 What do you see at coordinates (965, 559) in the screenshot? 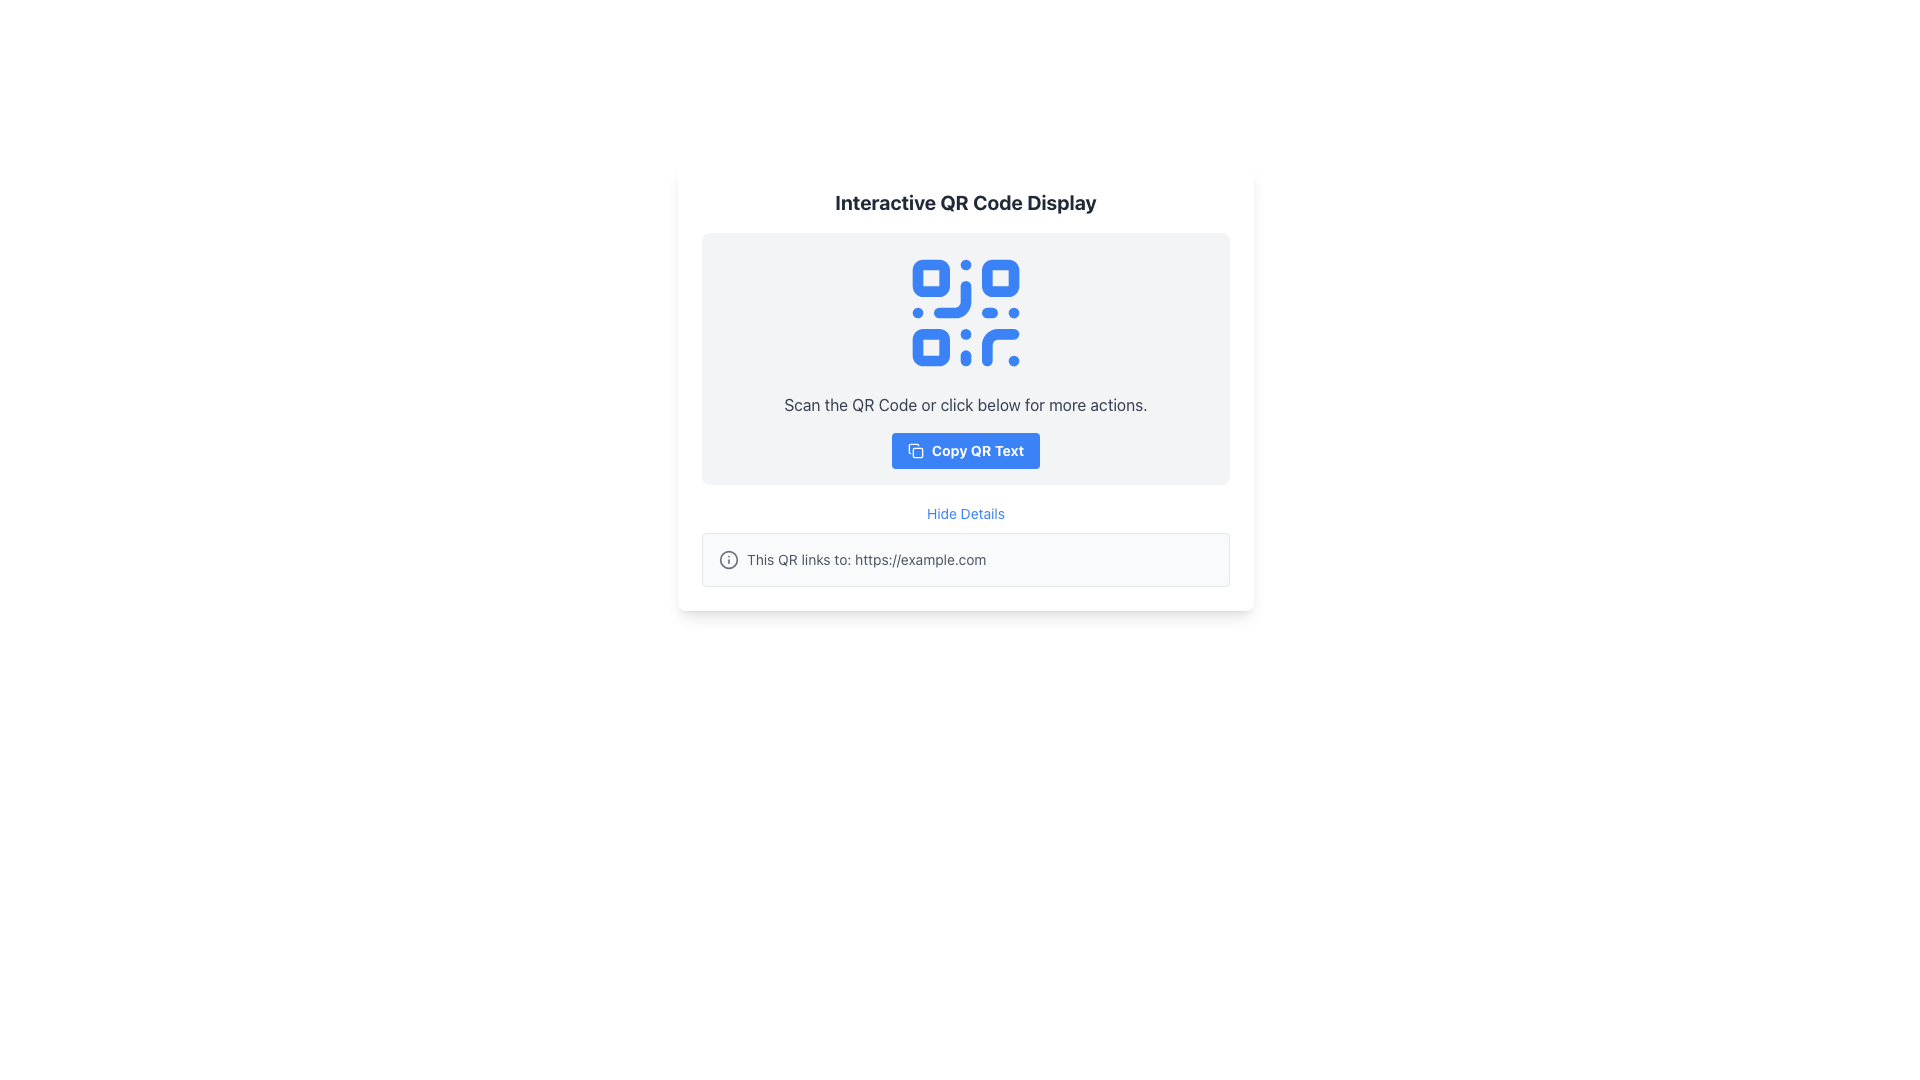
I see `the informational text element that reads 'This QR links to: https://example.com', which is accompanied by an informational icon and is centrally positioned within a bordered box with a light gray background` at bounding box center [965, 559].